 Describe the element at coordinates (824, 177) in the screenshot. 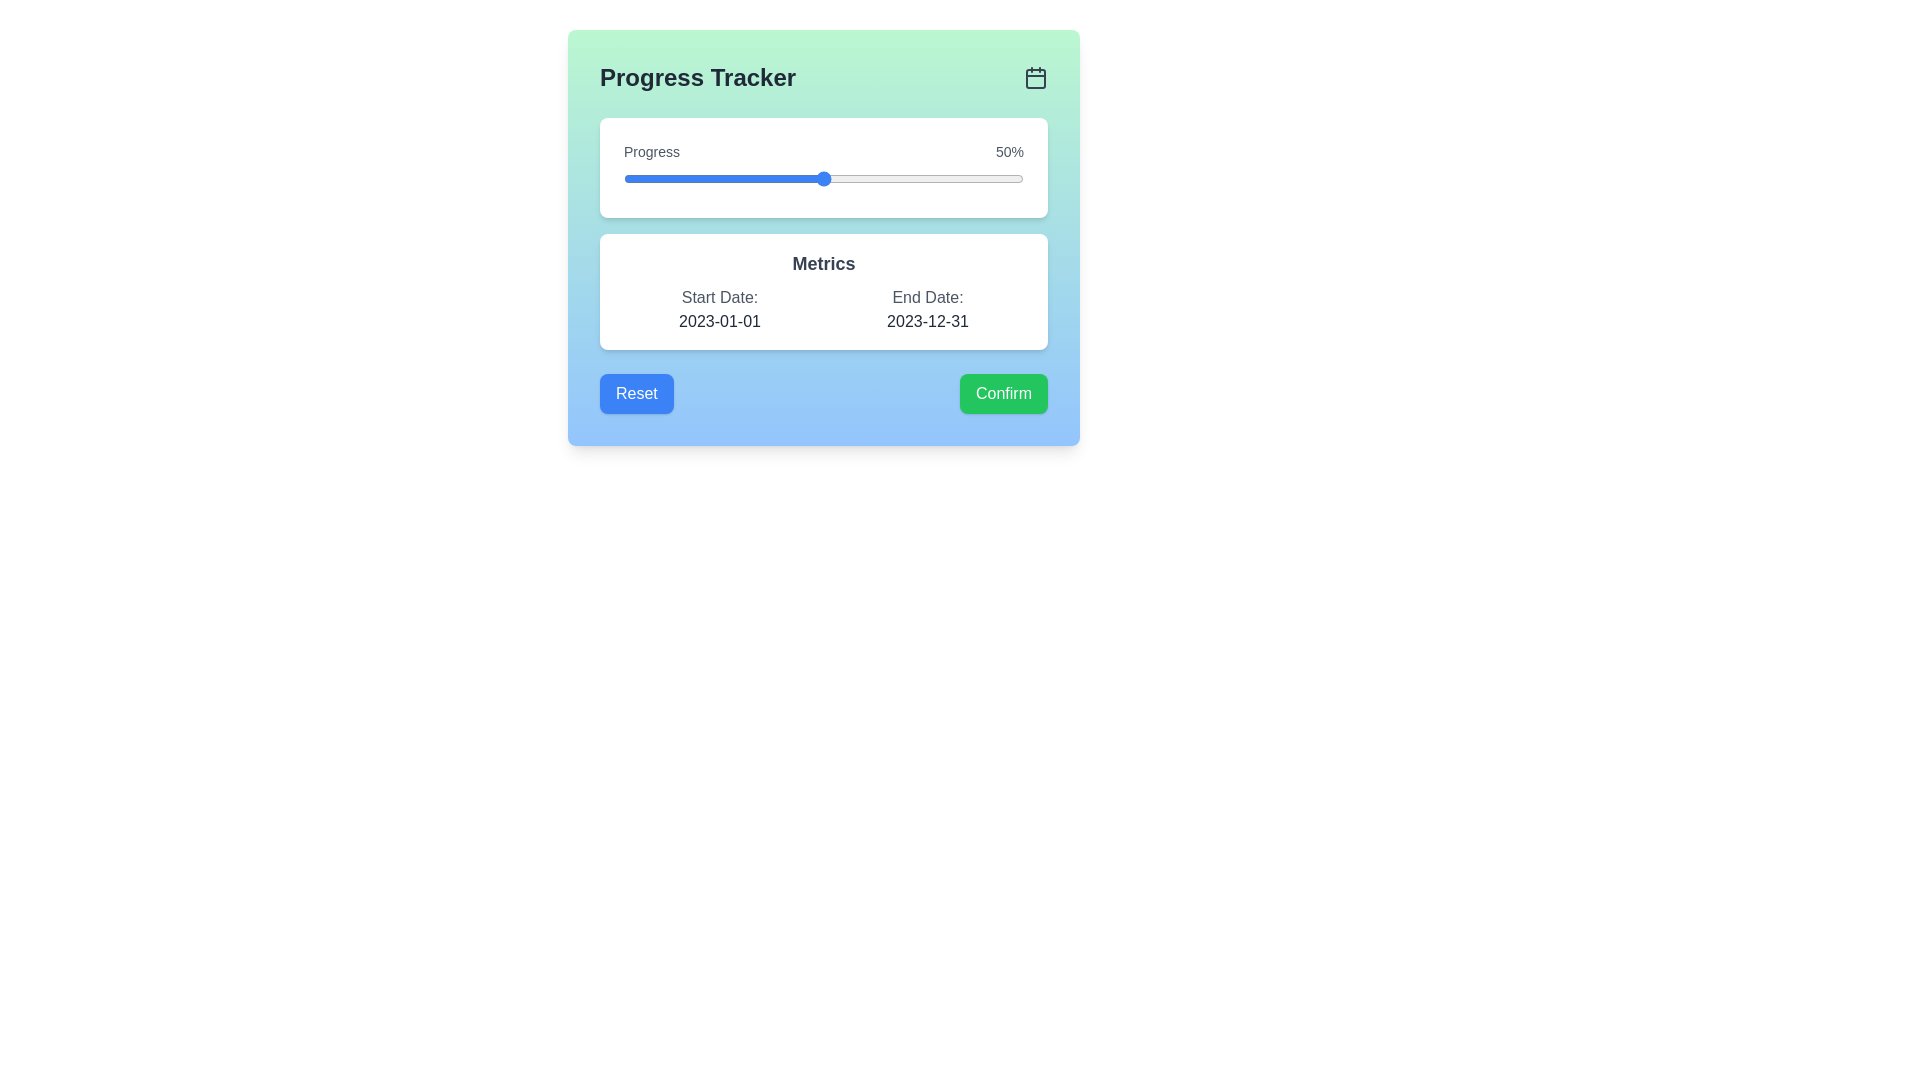

I see `the horizontal slider control for keyboard adjustments` at that location.